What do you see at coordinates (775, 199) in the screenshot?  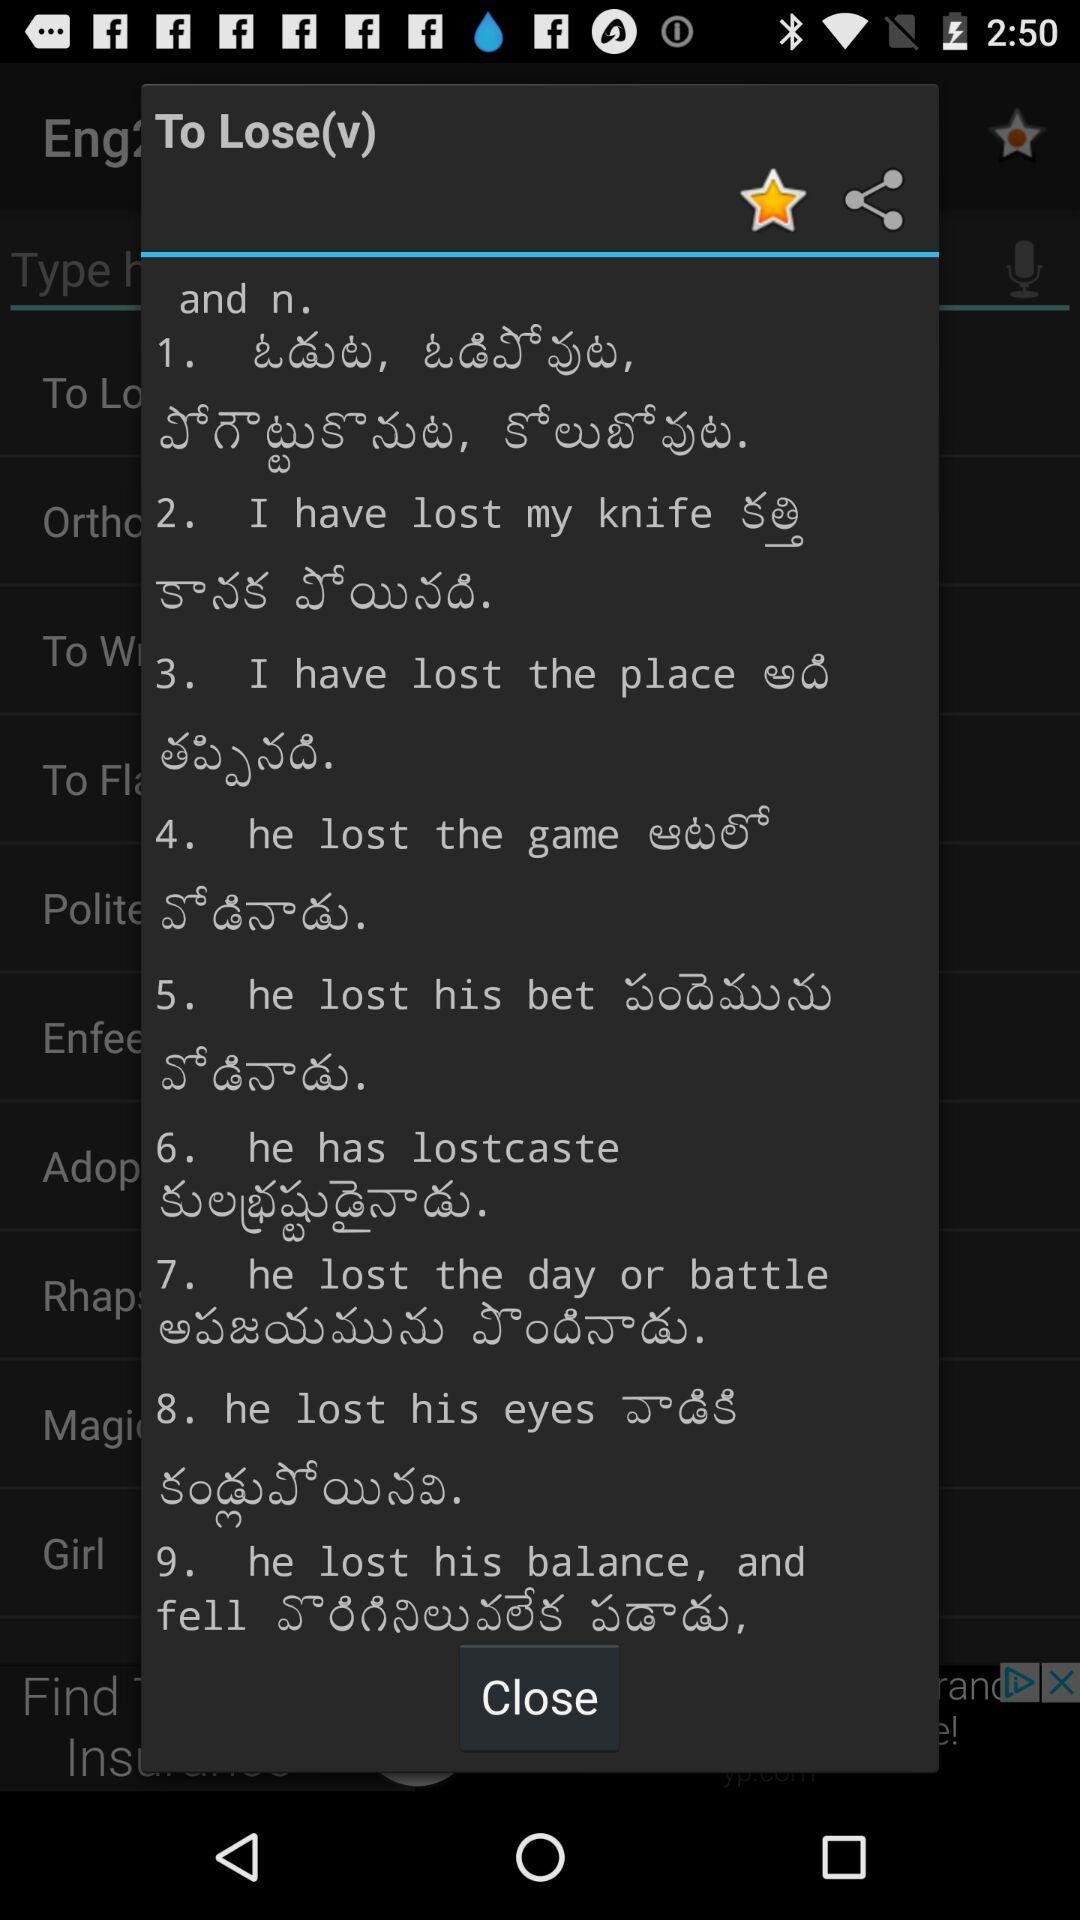 I see `to favorites` at bounding box center [775, 199].